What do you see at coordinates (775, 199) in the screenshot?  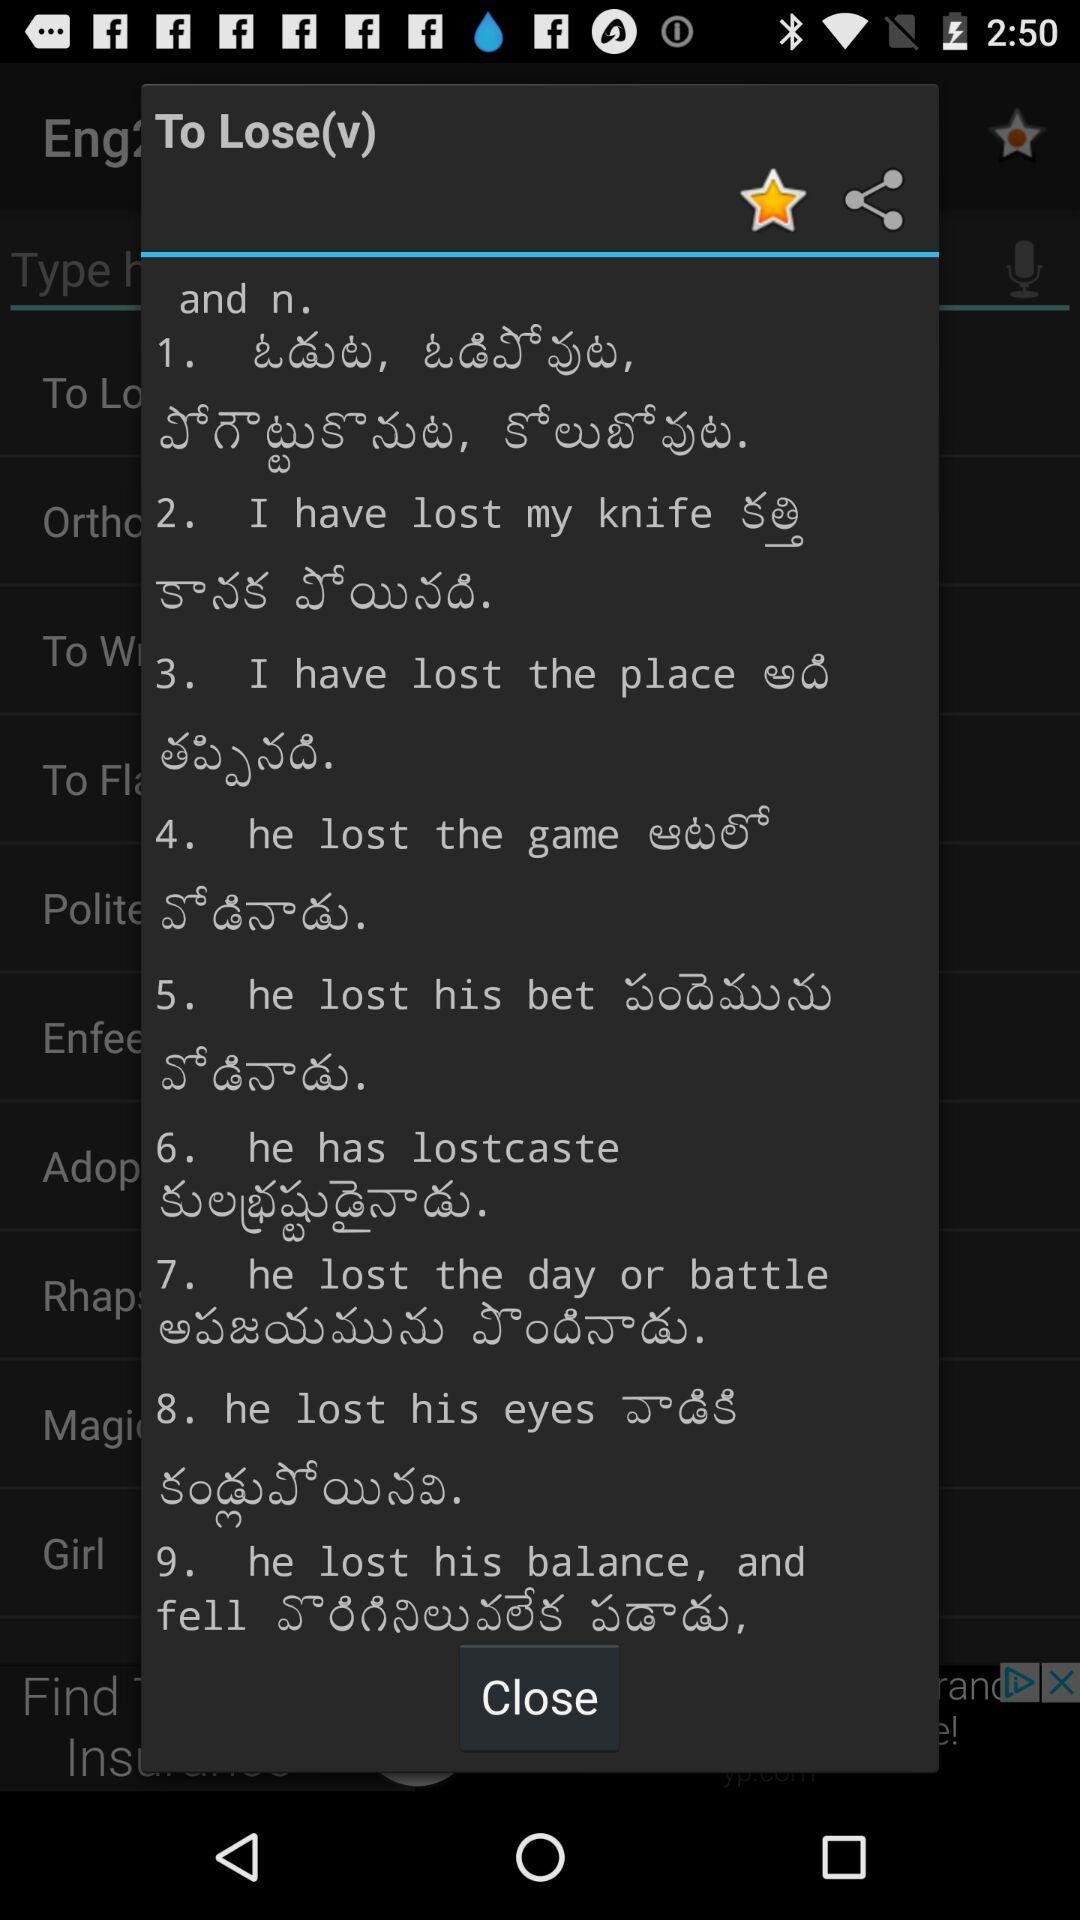 I see `to favorites` at bounding box center [775, 199].